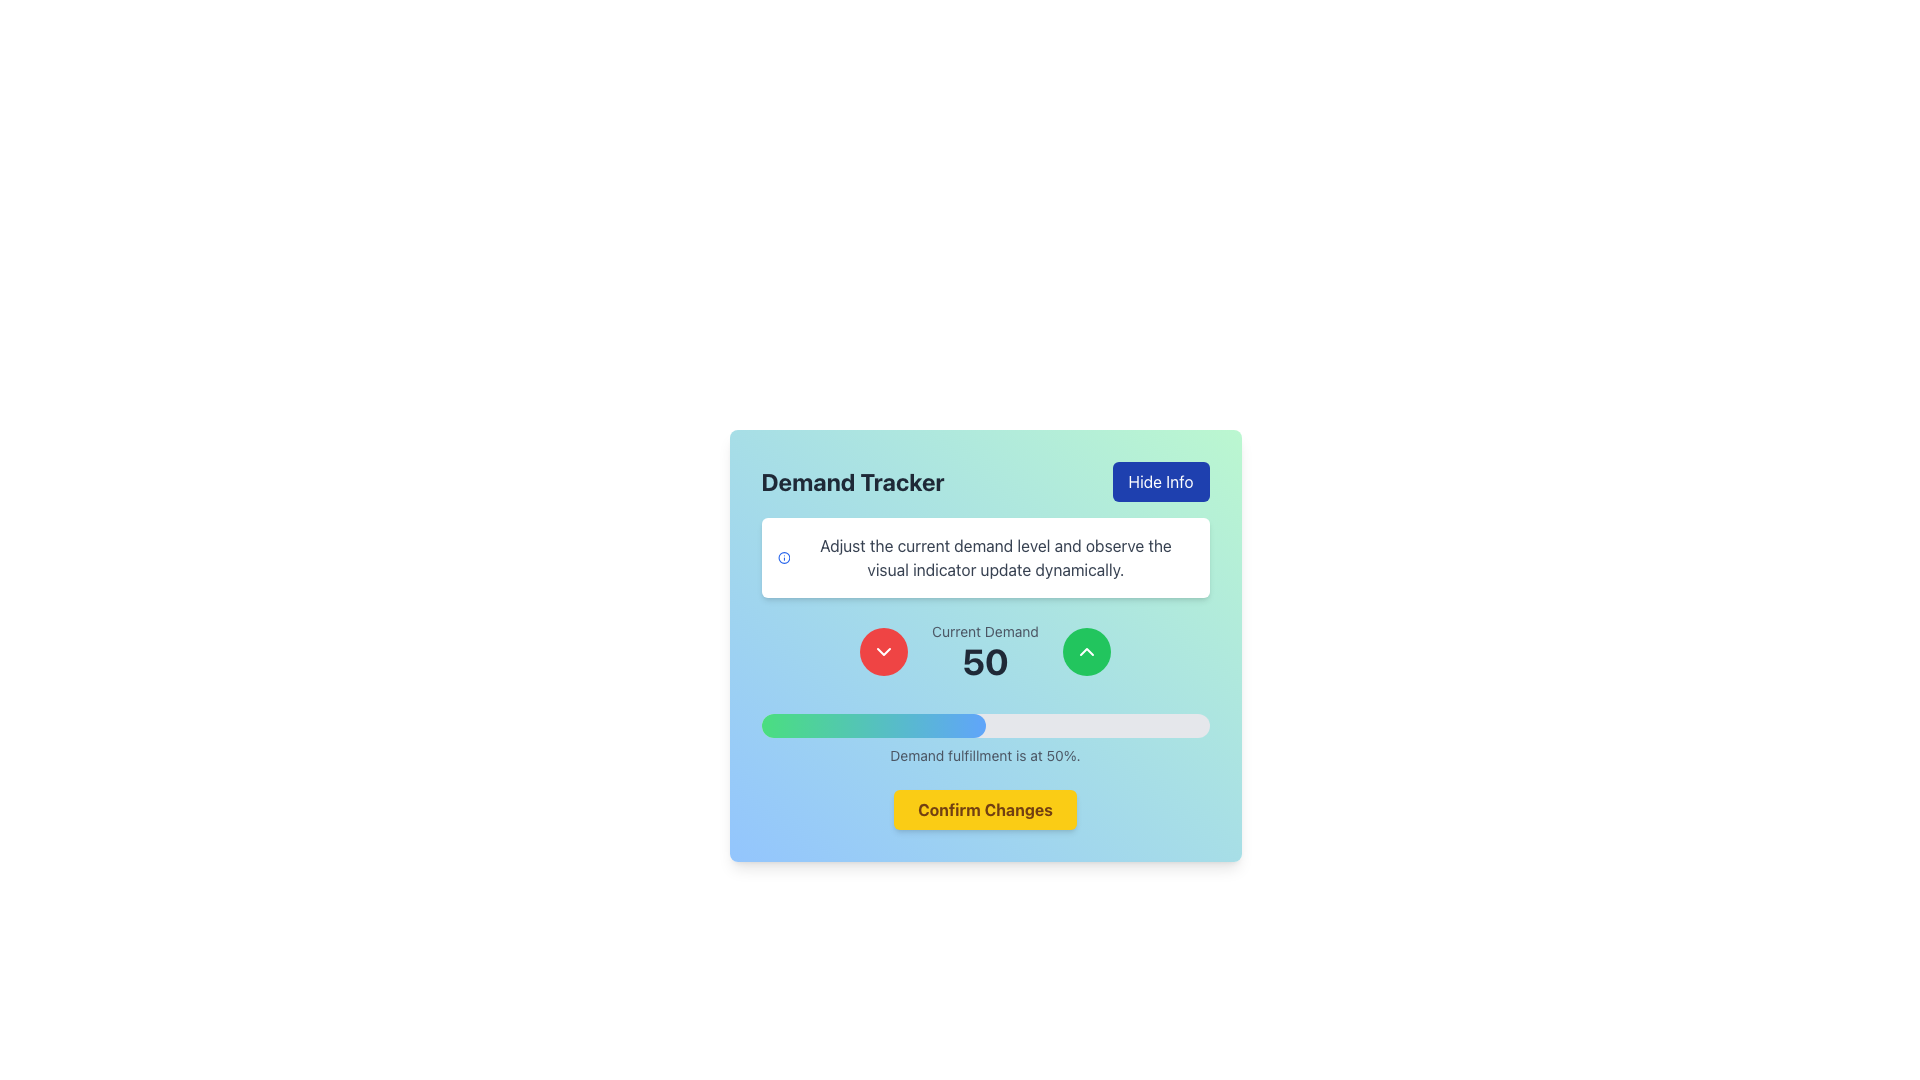  What do you see at coordinates (985, 651) in the screenshot?
I see `the non-interactive Text Display that shows the current demand value, located centrally between a red button with a downward arrow and a green button with an upward arrow` at bounding box center [985, 651].